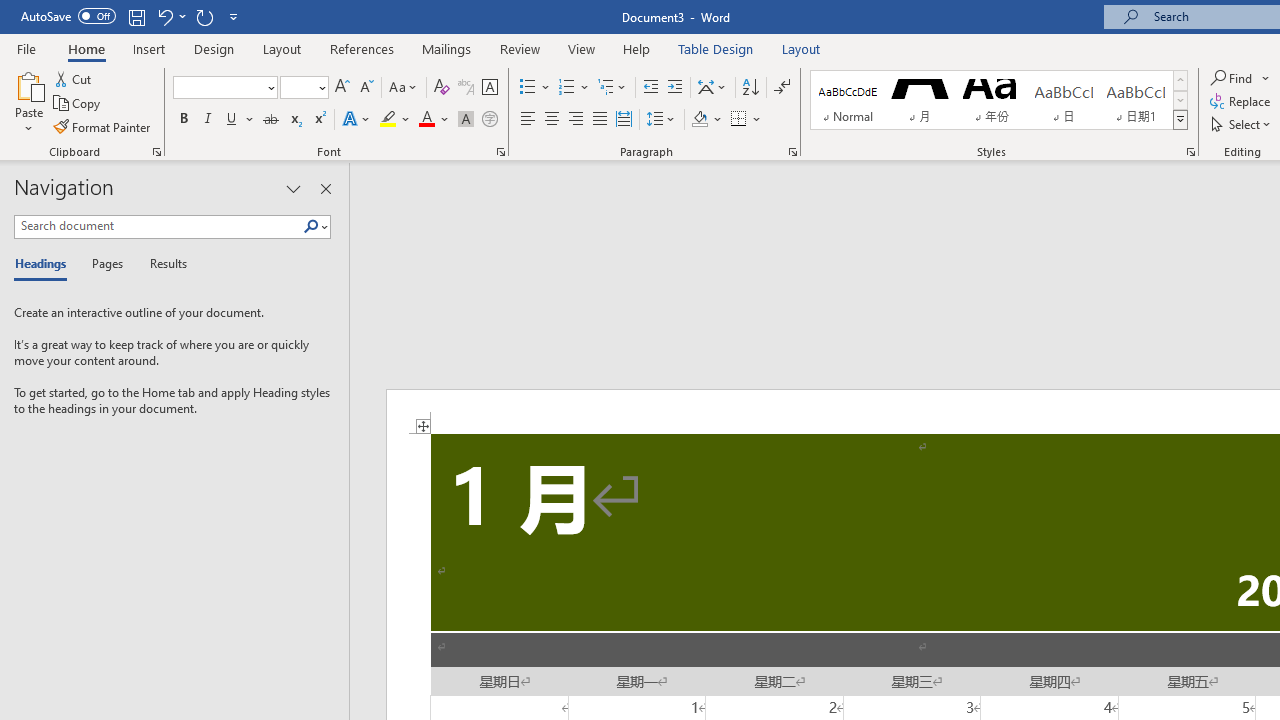 The height and width of the screenshot is (720, 1280). What do you see at coordinates (699, 119) in the screenshot?
I see `'Shading RGB(0, 0, 0)'` at bounding box center [699, 119].